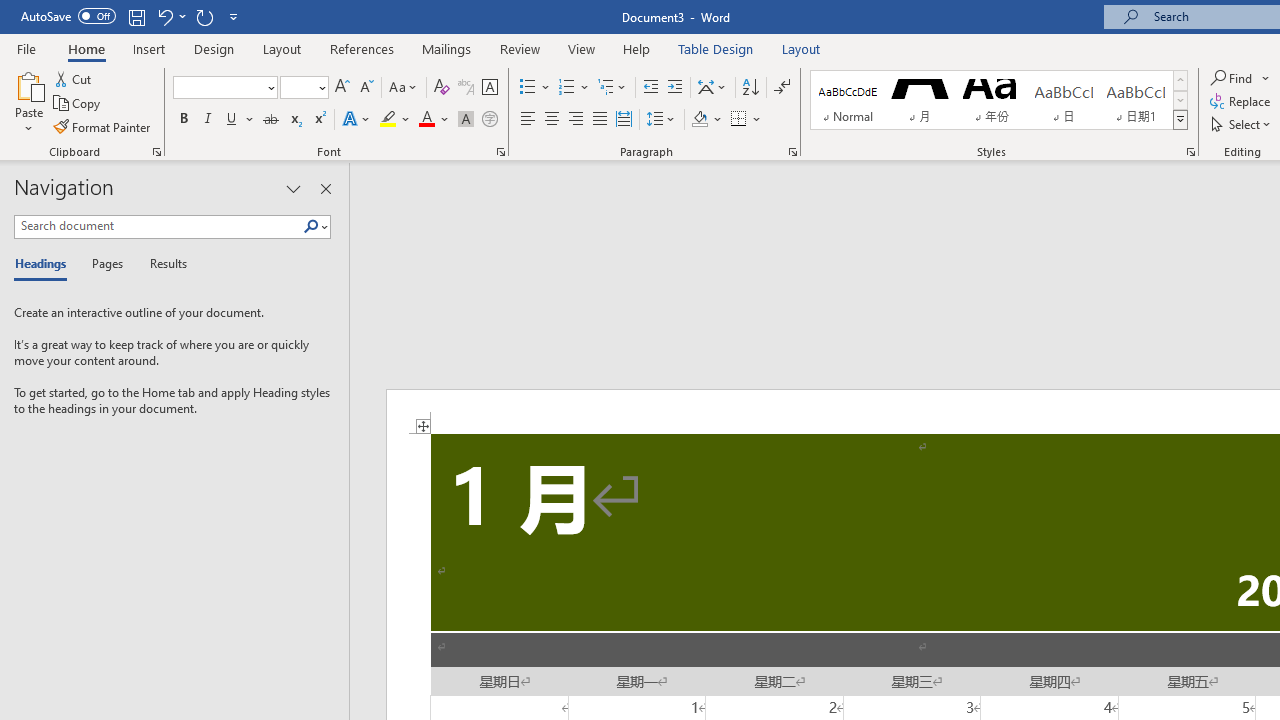 The height and width of the screenshot is (720, 1280). What do you see at coordinates (699, 119) in the screenshot?
I see `'Shading RGB(0, 0, 0)'` at bounding box center [699, 119].